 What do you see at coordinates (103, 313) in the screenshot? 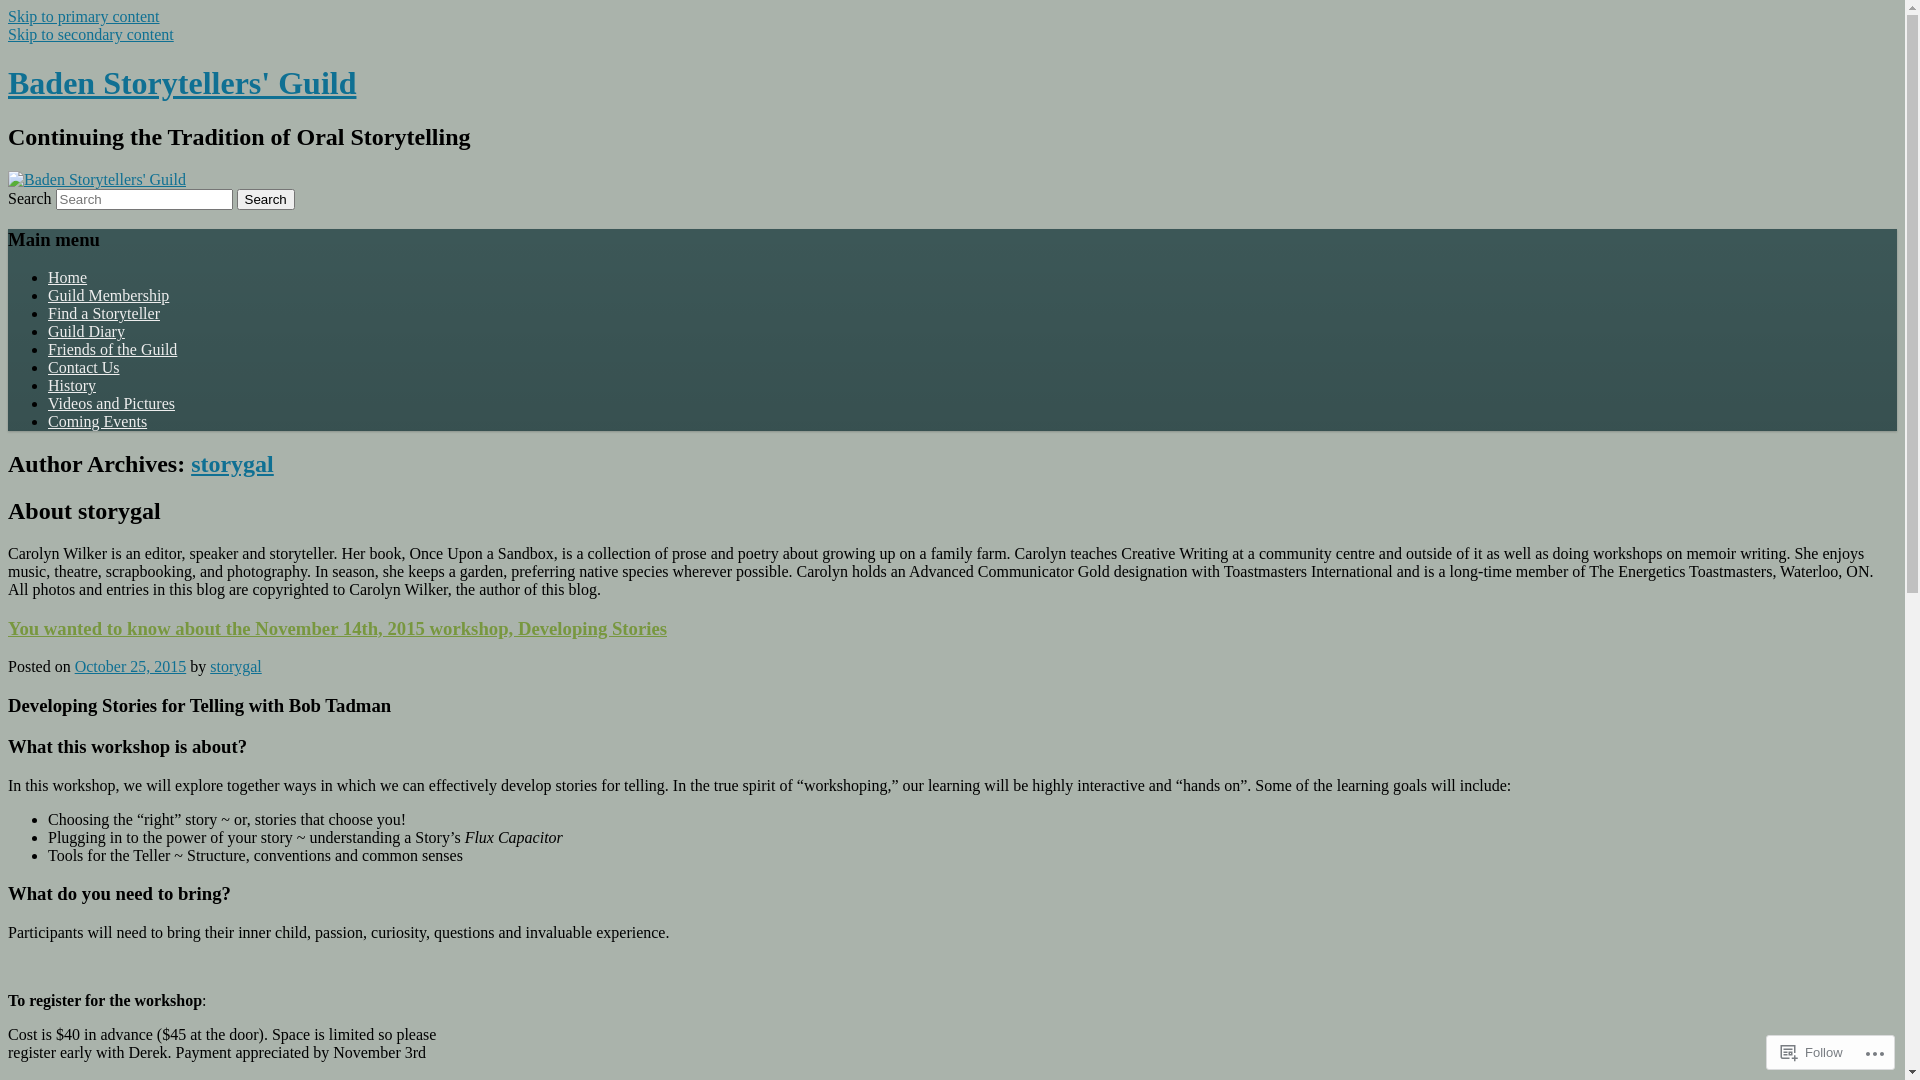
I see `'Find a Storyteller'` at bounding box center [103, 313].